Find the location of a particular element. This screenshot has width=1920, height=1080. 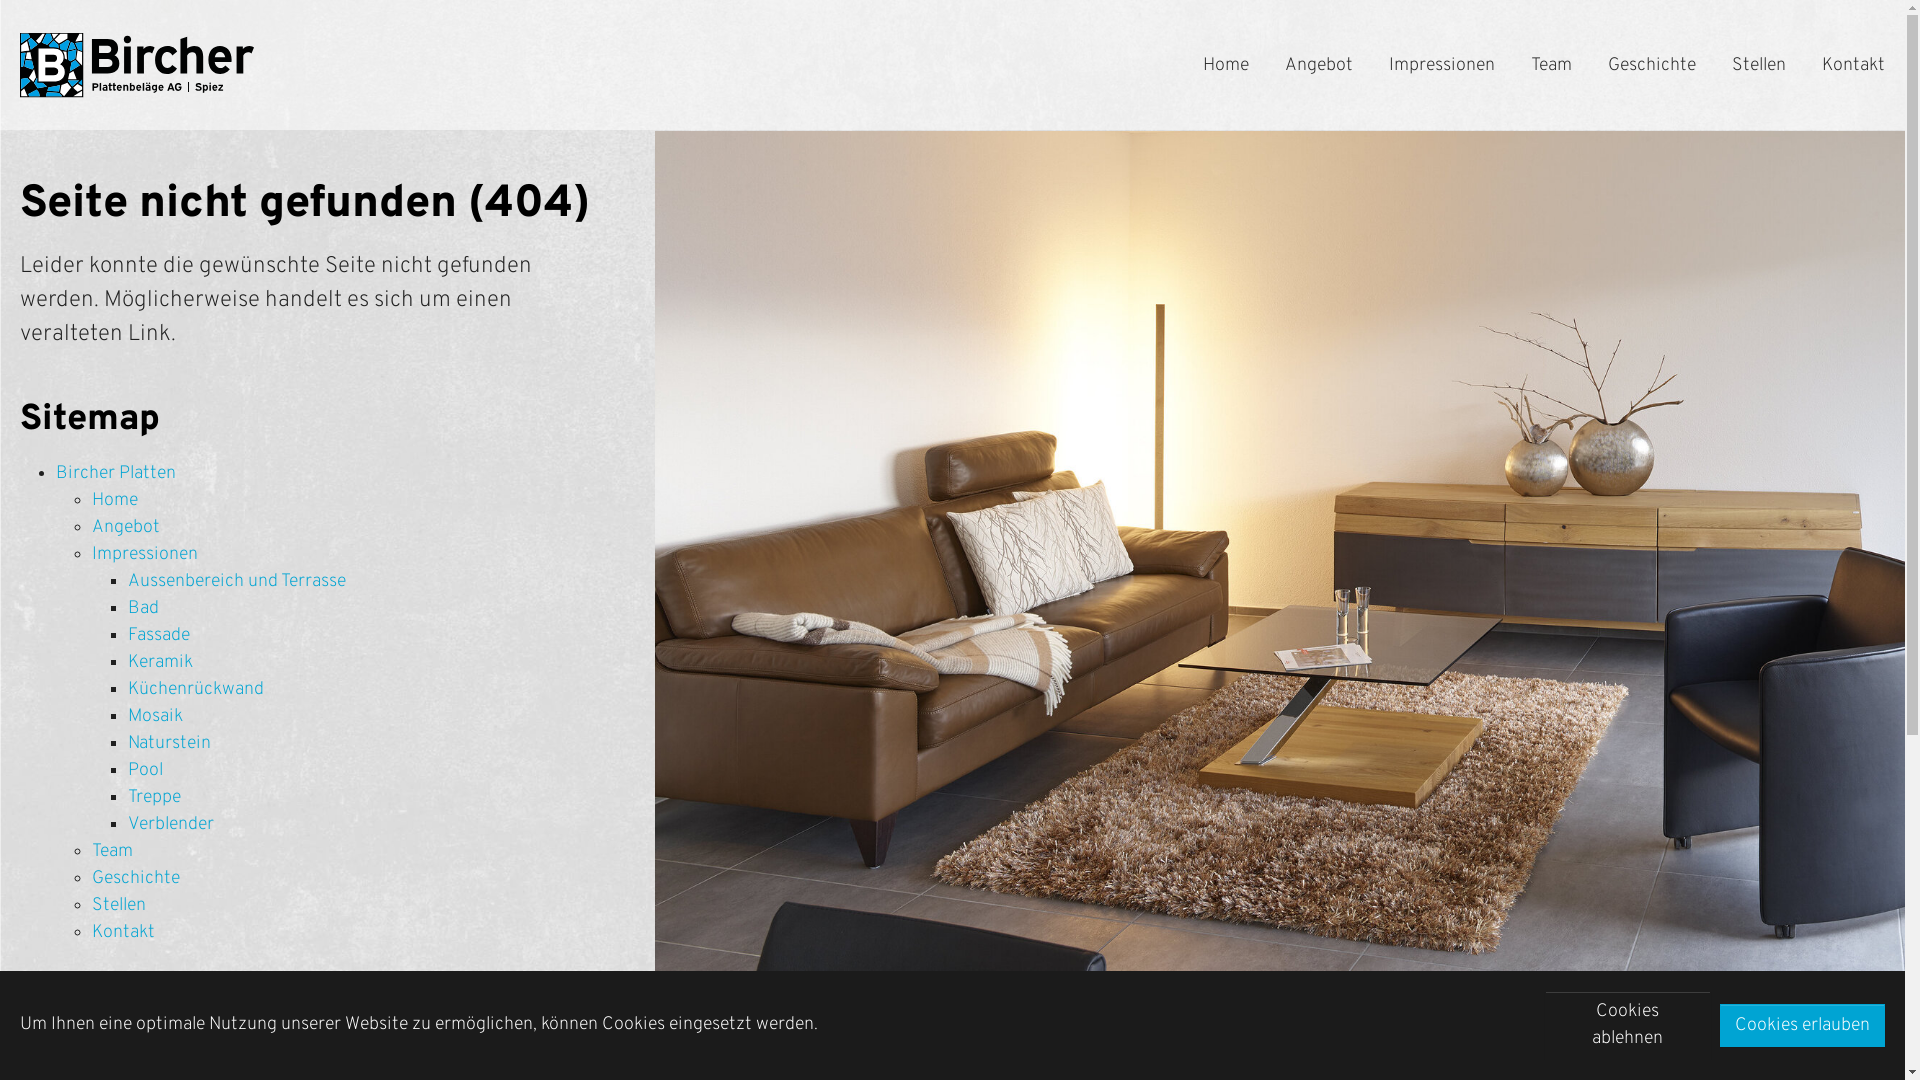

'Cookies erlauben' is located at coordinates (1803, 1025).